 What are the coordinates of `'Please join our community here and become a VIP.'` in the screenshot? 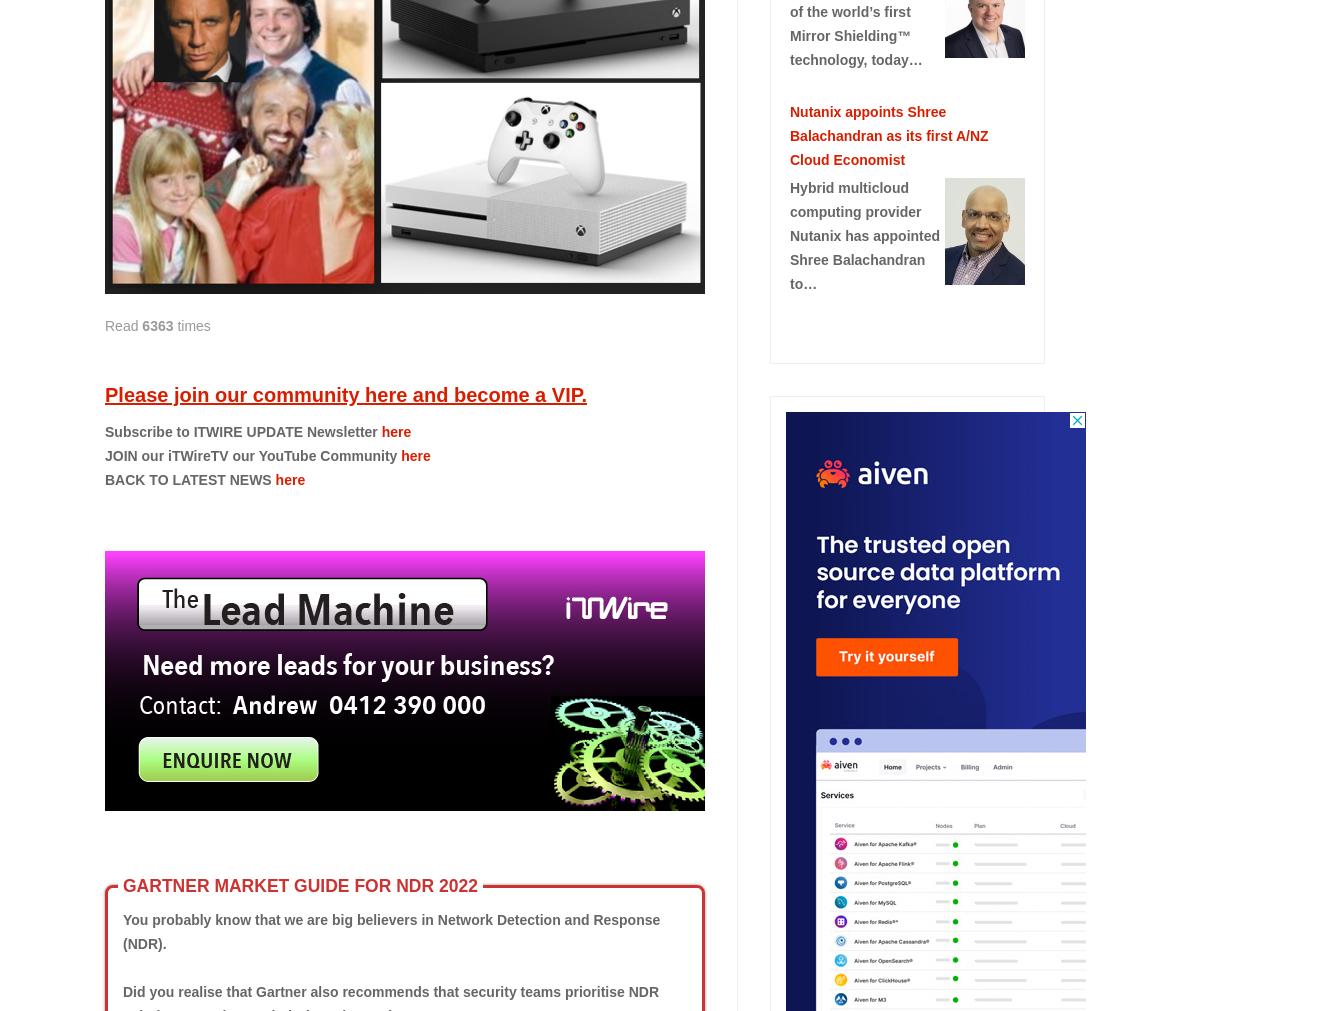 It's located at (346, 392).